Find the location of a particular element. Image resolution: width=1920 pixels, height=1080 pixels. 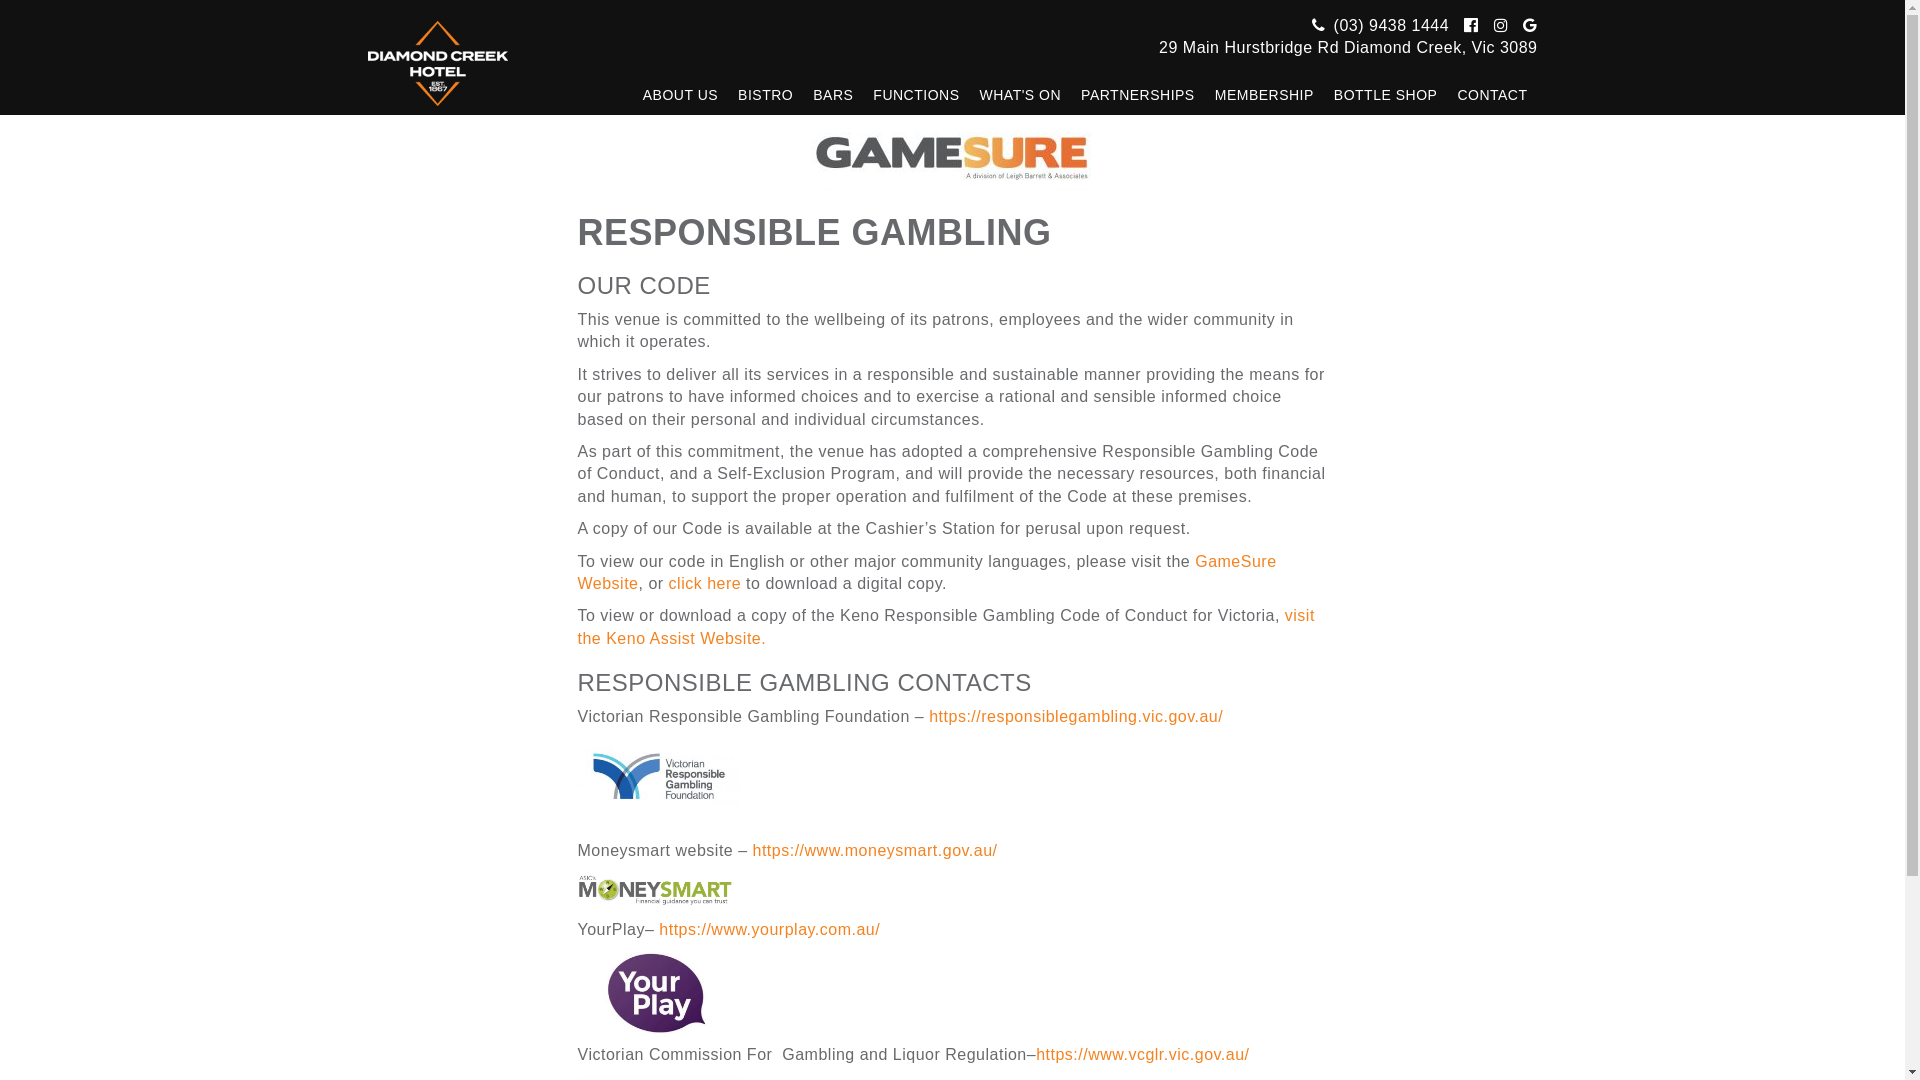

'BOTTLE SHOP' is located at coordinates (1385, 95).